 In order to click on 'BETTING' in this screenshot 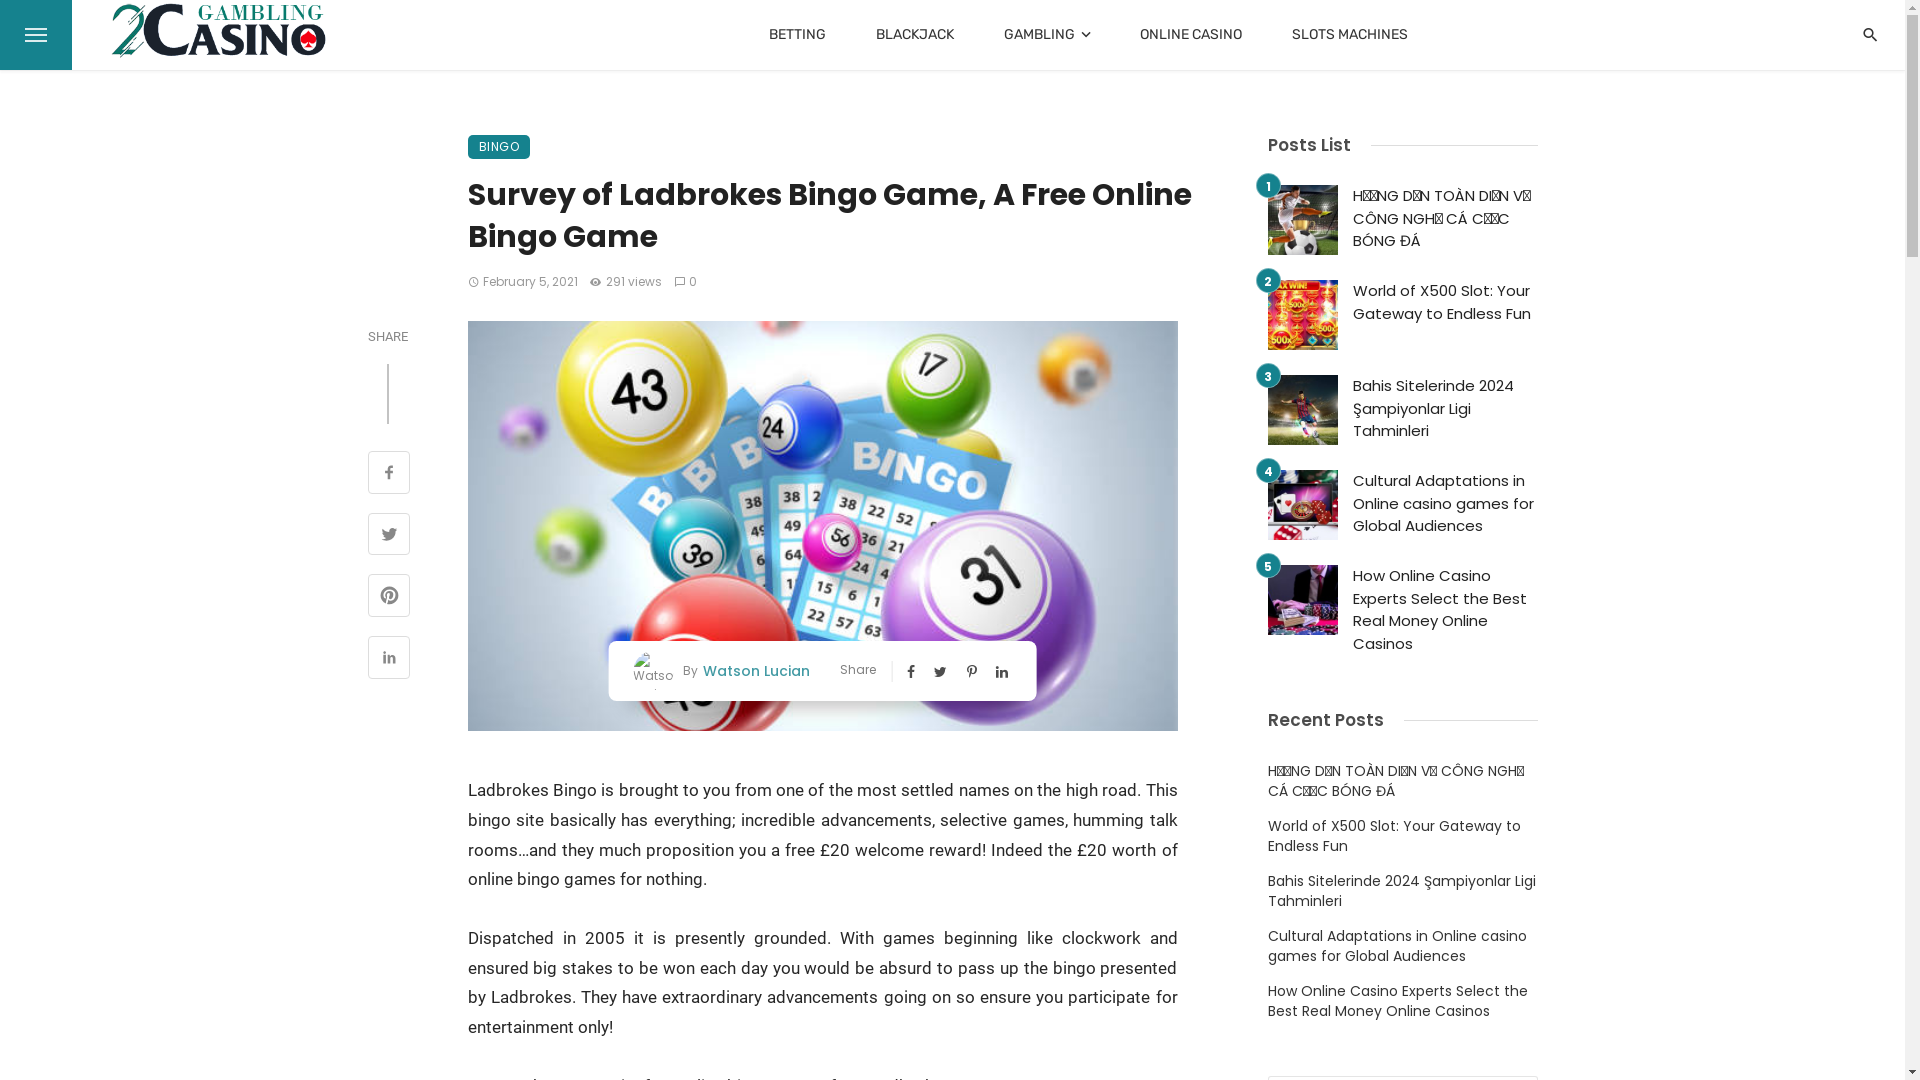, I will do `click(796, 34)`.